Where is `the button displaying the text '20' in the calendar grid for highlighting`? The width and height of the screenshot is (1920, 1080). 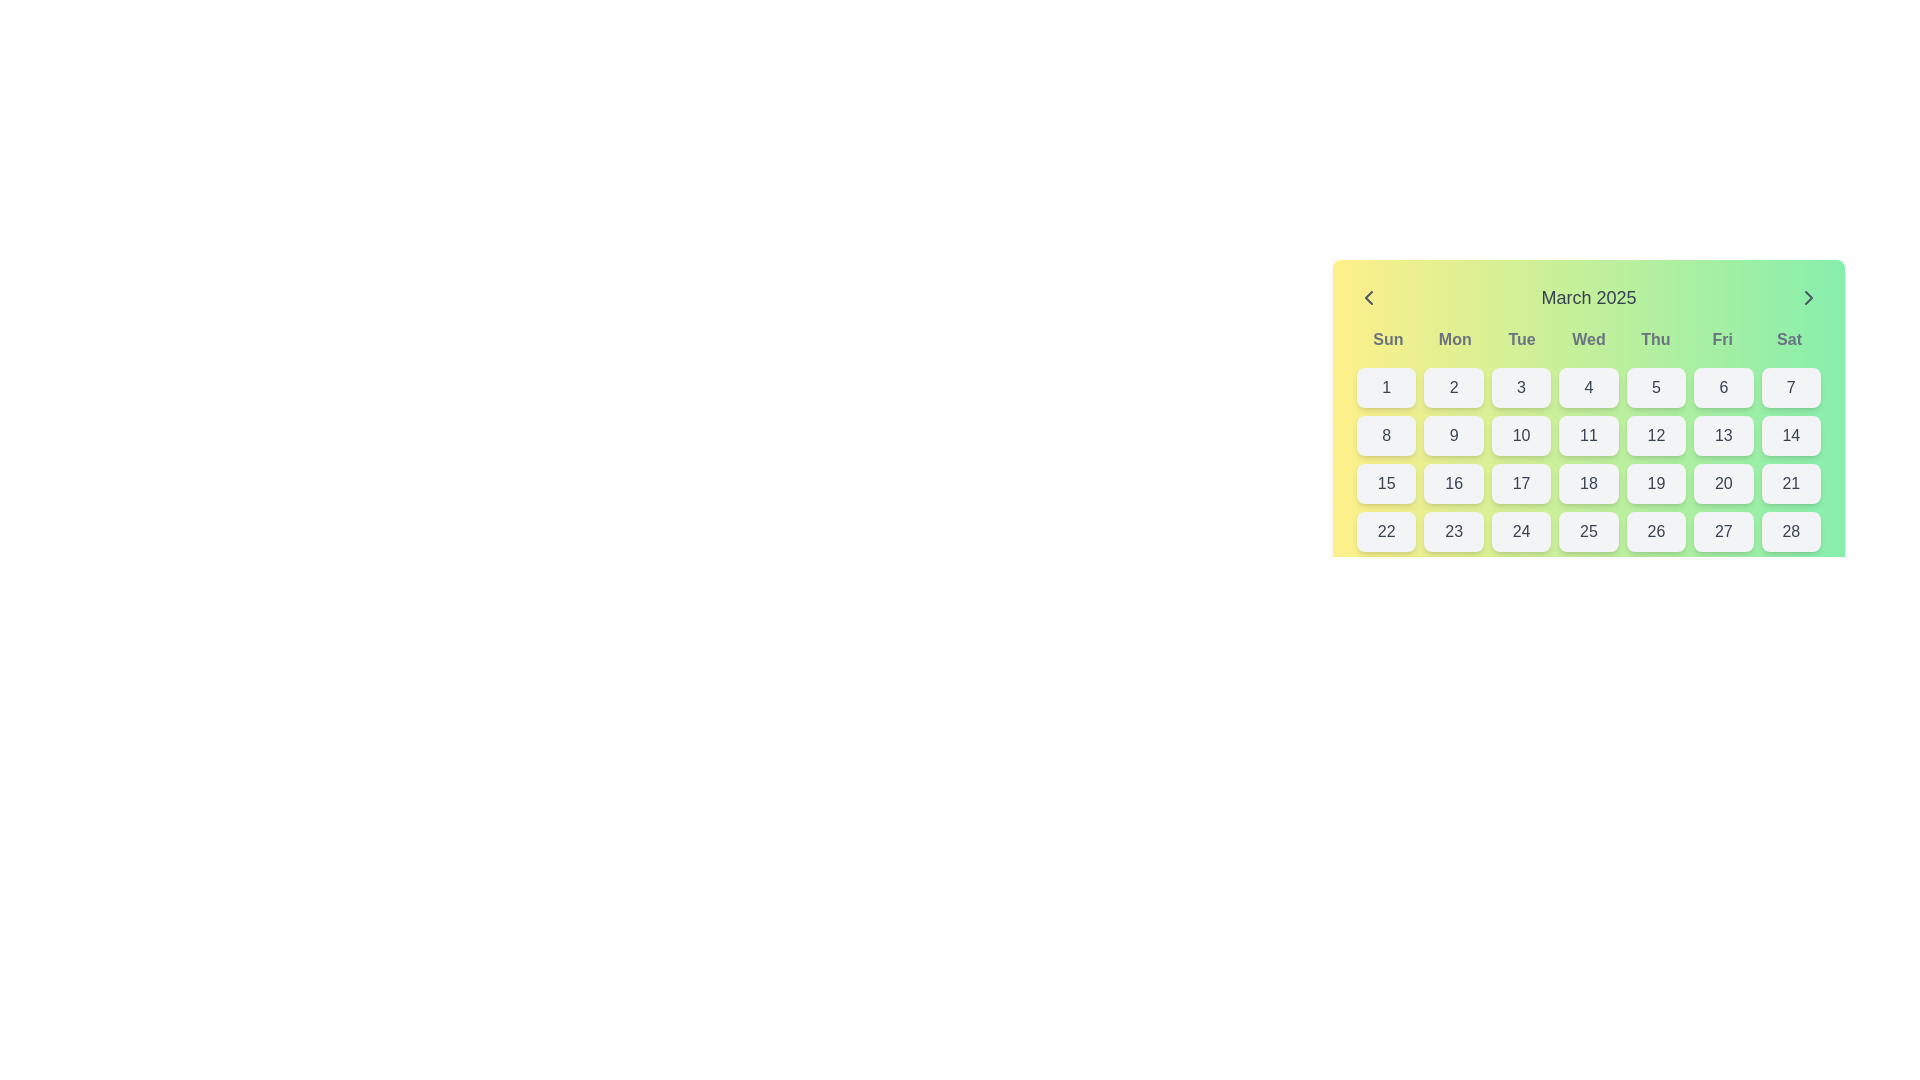 the button displaying the text '20' in the calendar grid for highlighting is located at coordinates (1722, 483).